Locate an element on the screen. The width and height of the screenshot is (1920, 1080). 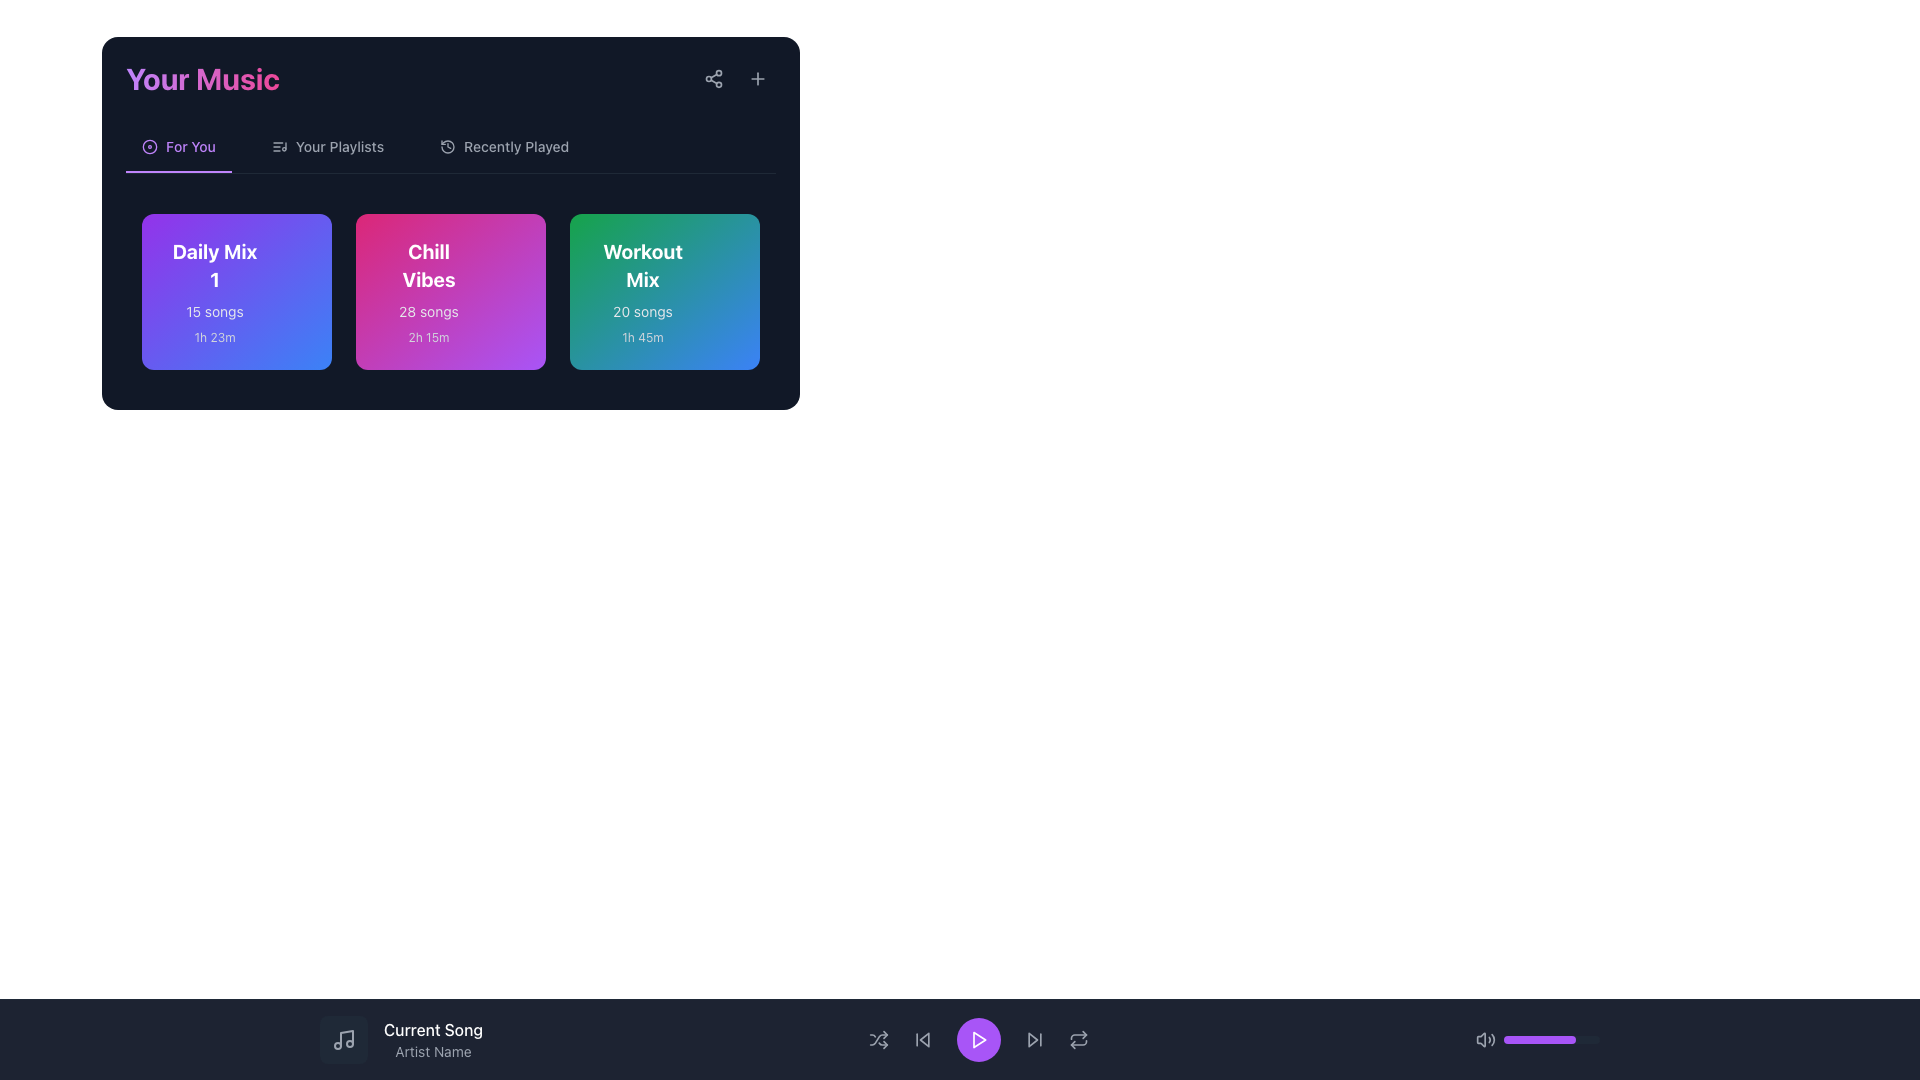
the 'Chill Vibes' playlist panel, which features a gradient background from pink to purple and displays the title 'Chill Vibes' in bold text is located at coordinates (450, 292).